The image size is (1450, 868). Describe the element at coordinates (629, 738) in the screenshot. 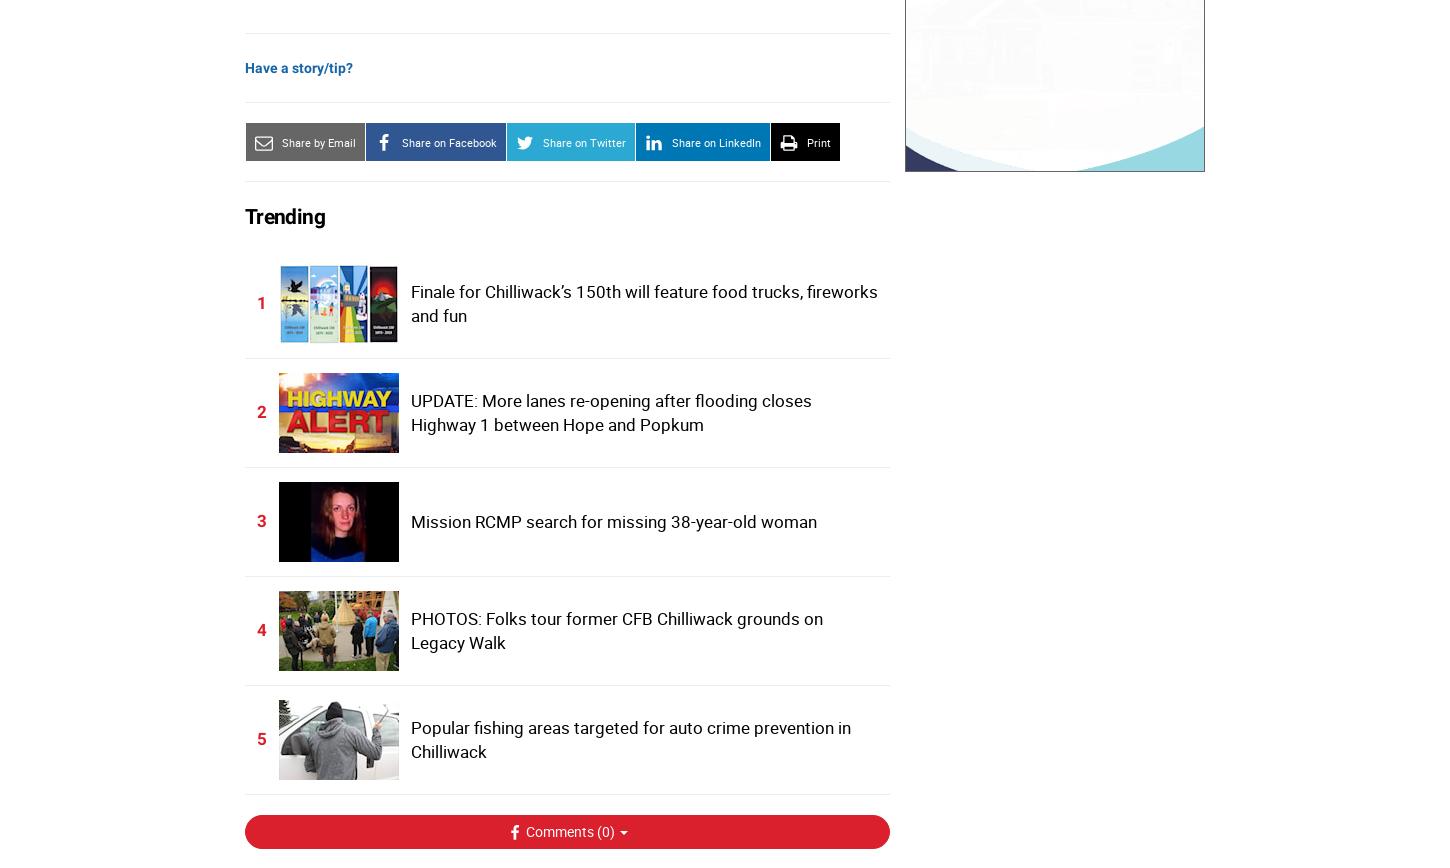

I see `'Popular fishing areas targeted for auto crime prevention in Chilliwack'` at that location.